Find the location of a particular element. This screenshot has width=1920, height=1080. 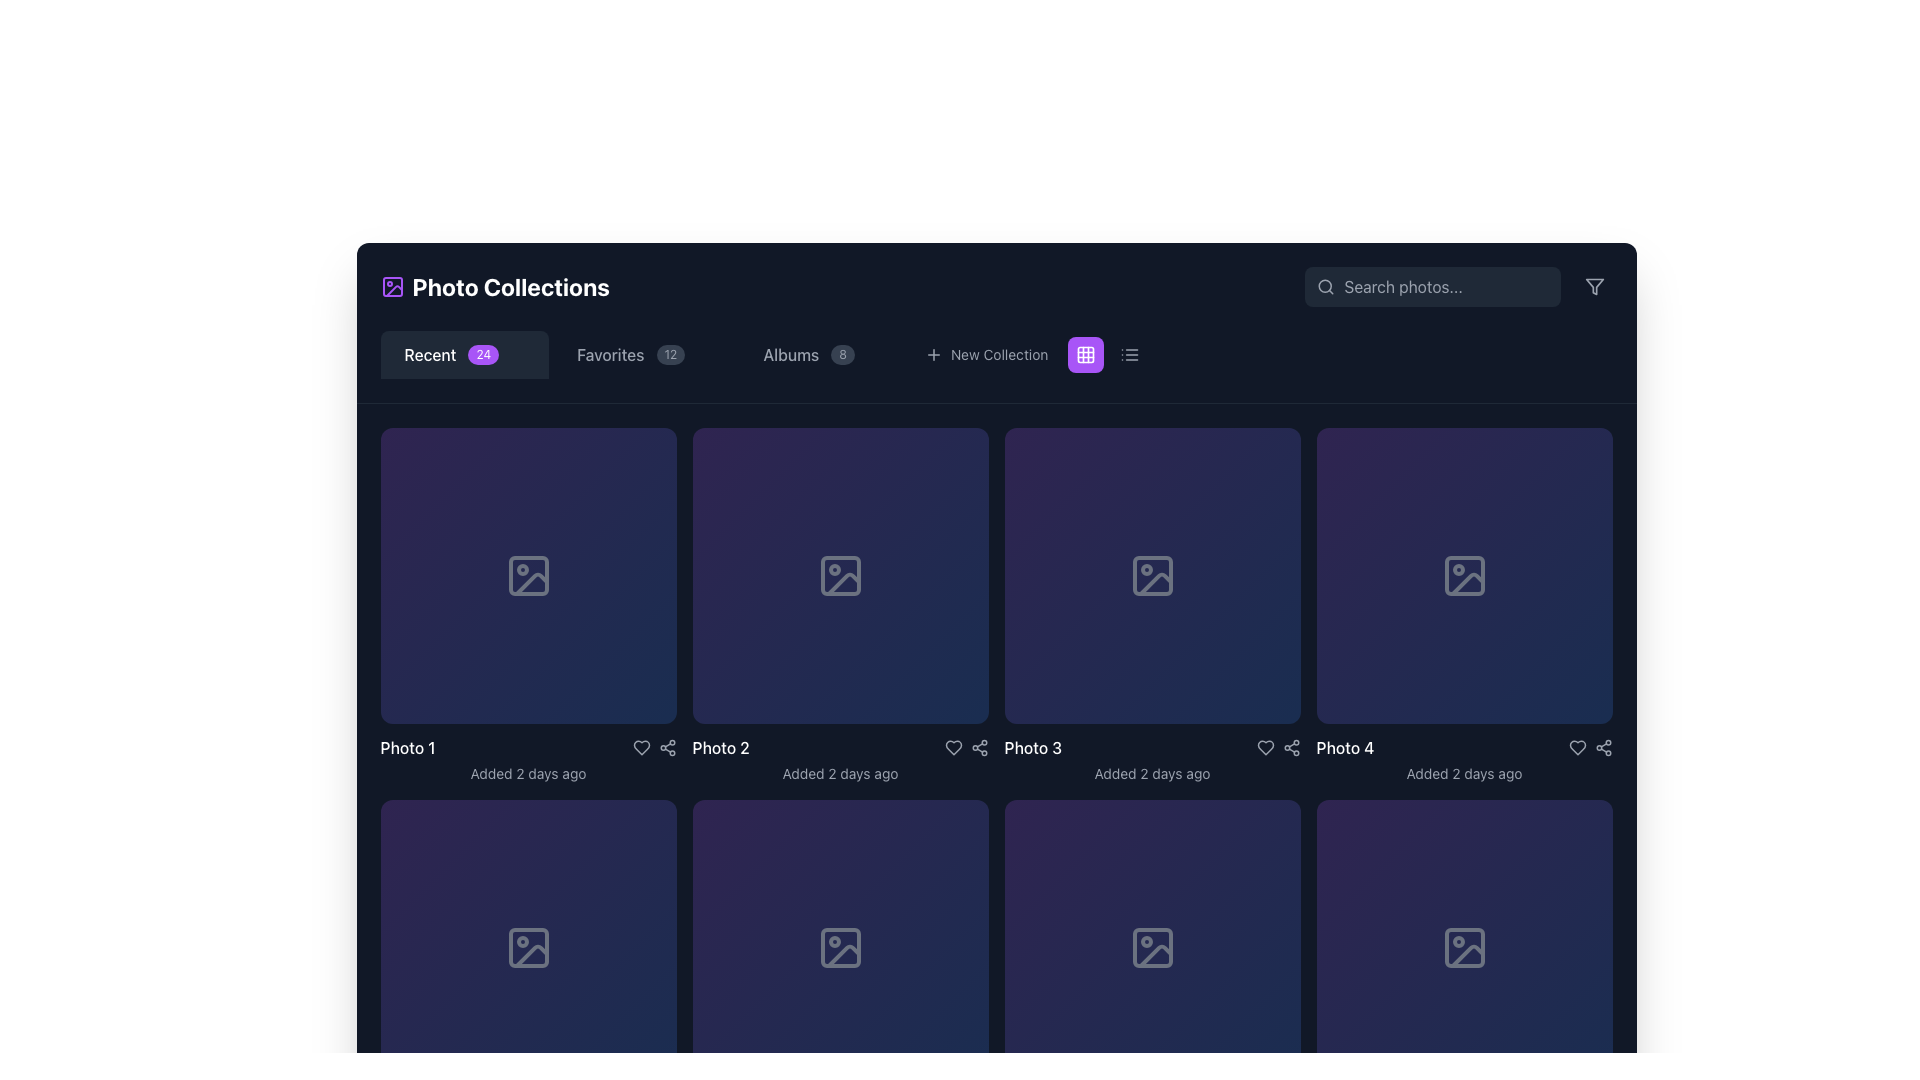

the download icon (SVG) positioned towards the center-right of the fourth item in the grid layout, which is surrounded by 'edit' and 'delete' icons is located at coordinates (1464, 575).